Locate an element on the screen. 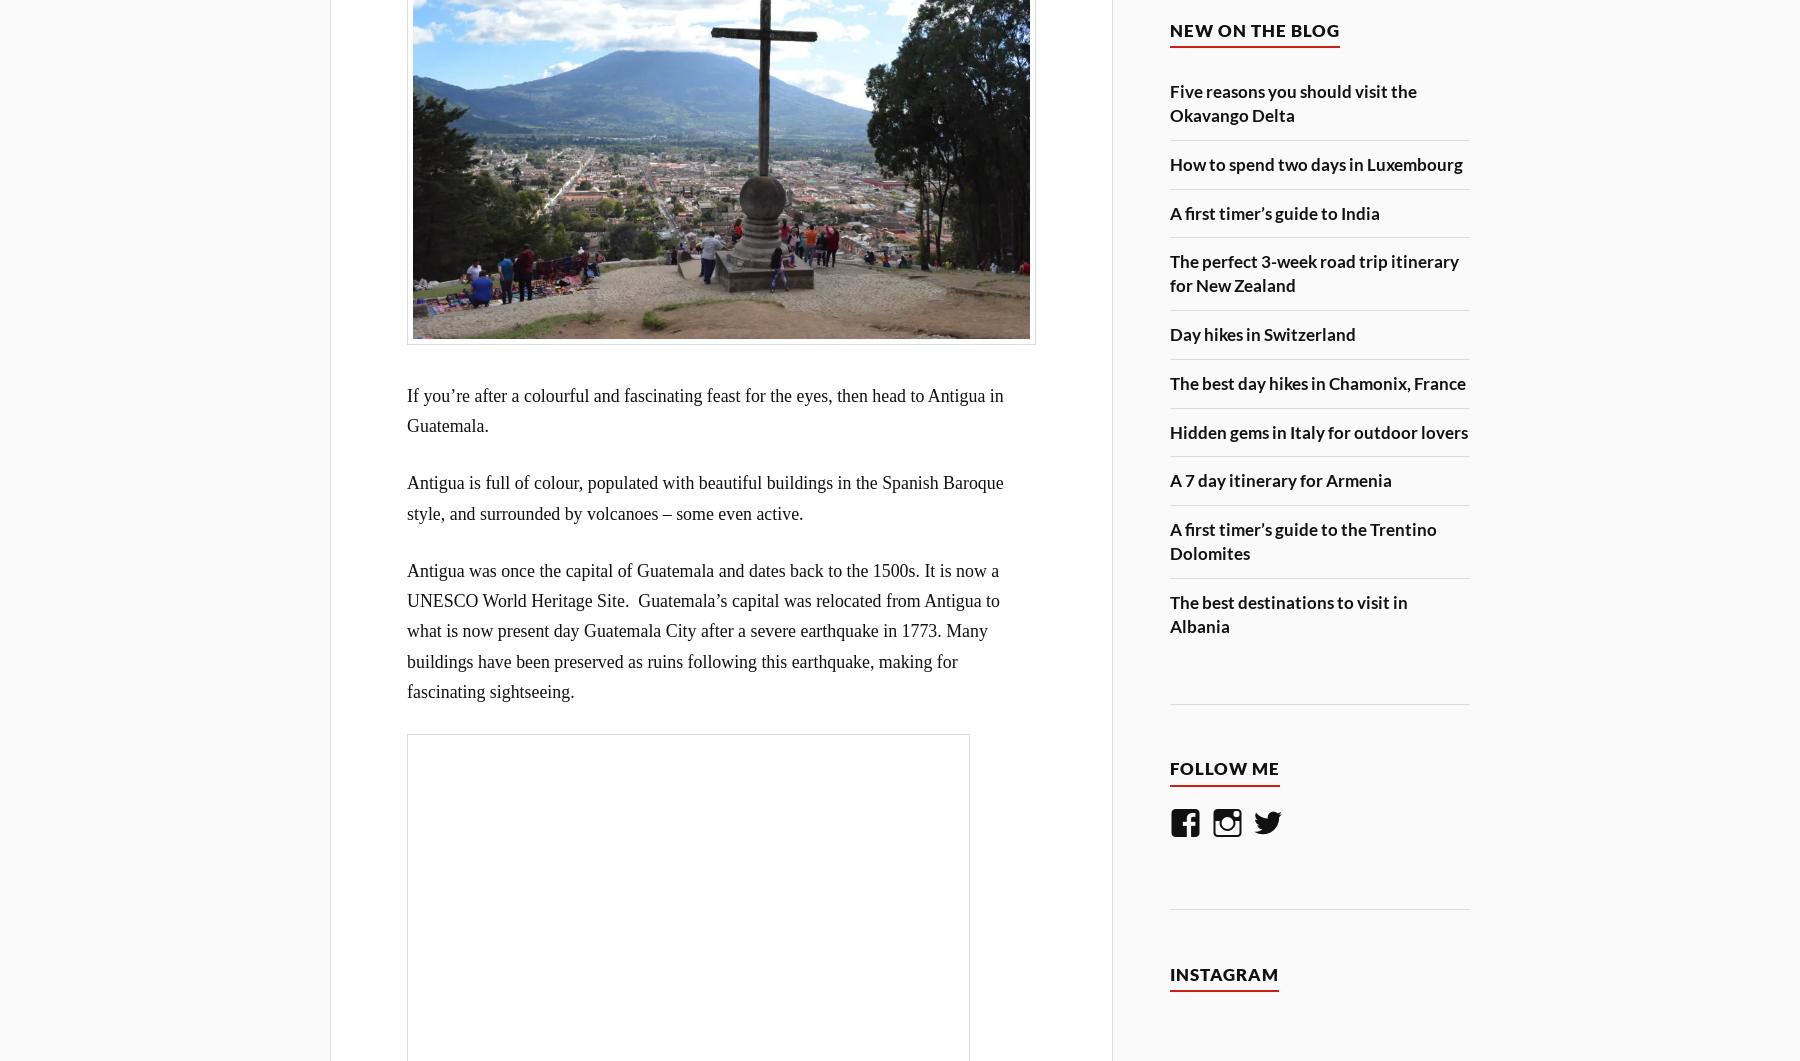 The height and width of the screenshot is (1061, 1800). 'A first timer’s guide to the Trentino Dolomites' is located at coordinates (1303, 540).